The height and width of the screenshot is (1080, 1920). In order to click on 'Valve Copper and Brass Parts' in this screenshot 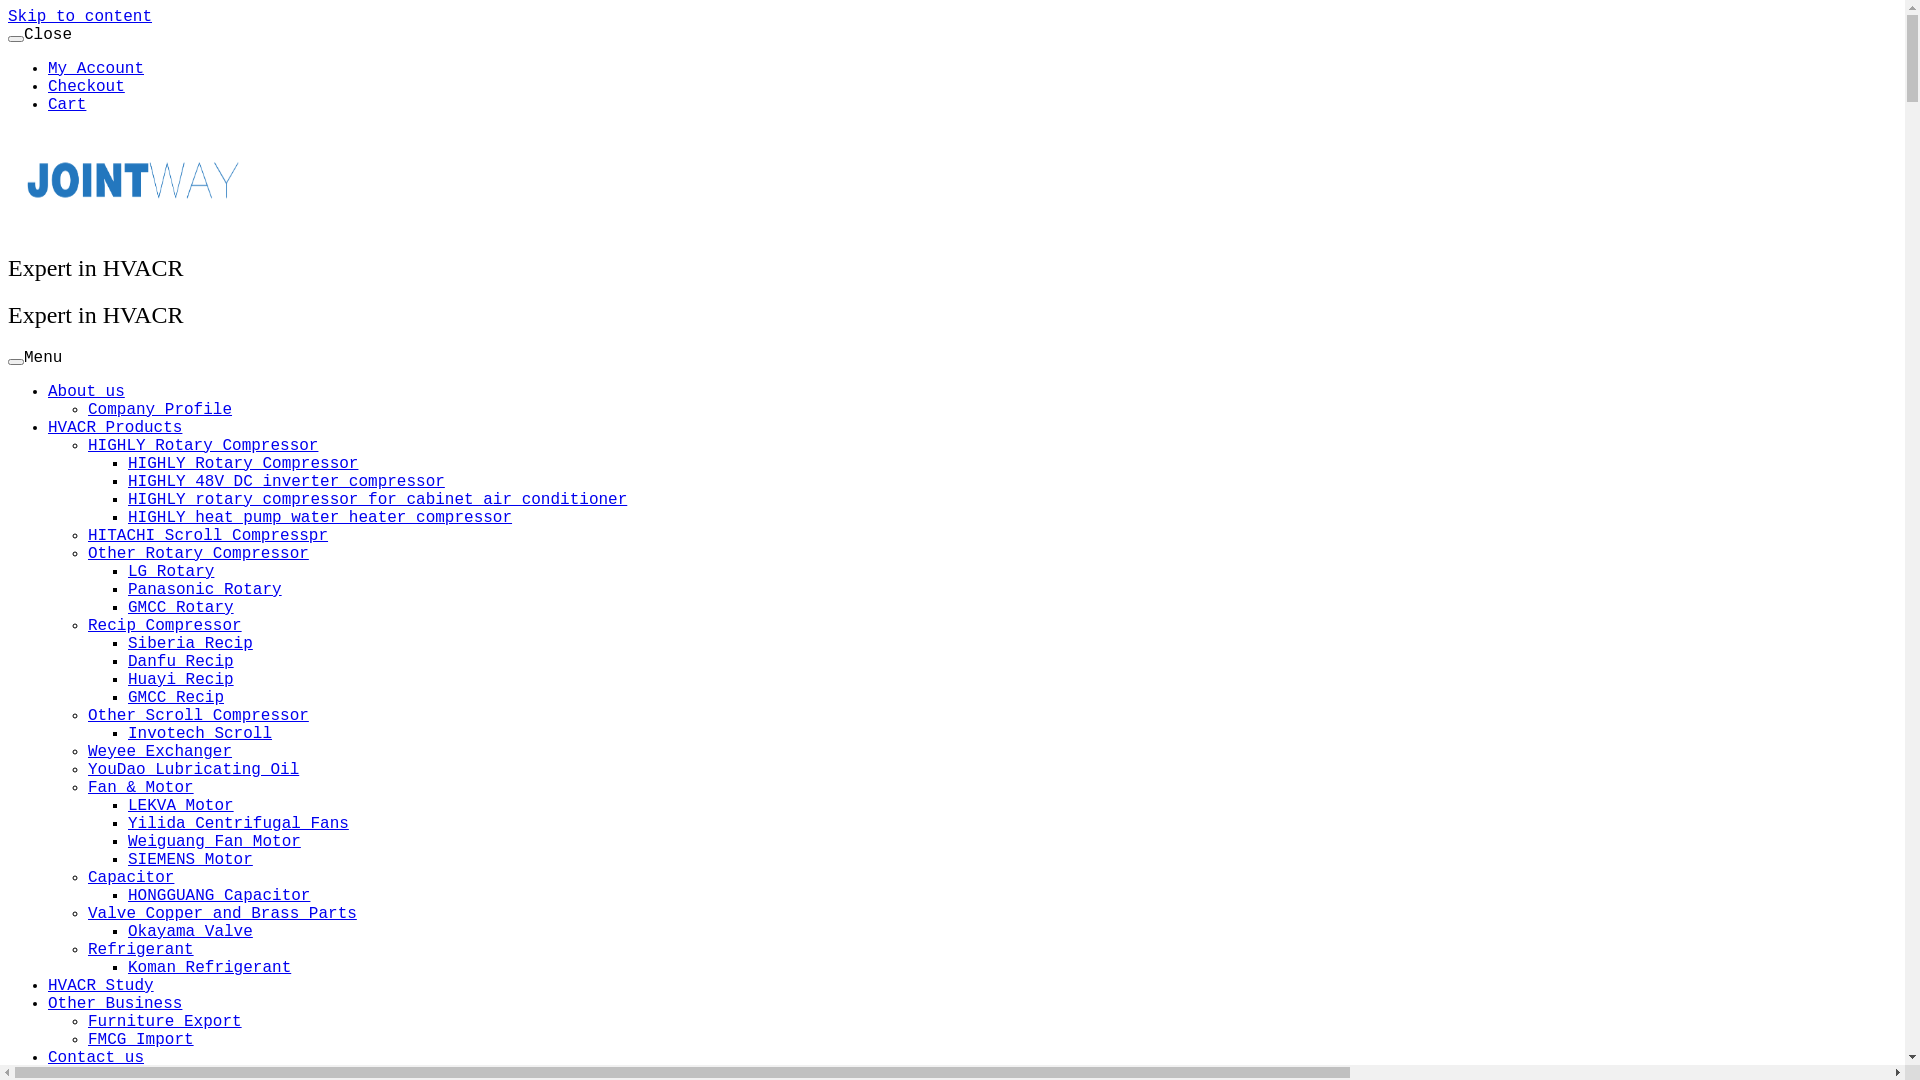, I will do `click(222, 914)`.